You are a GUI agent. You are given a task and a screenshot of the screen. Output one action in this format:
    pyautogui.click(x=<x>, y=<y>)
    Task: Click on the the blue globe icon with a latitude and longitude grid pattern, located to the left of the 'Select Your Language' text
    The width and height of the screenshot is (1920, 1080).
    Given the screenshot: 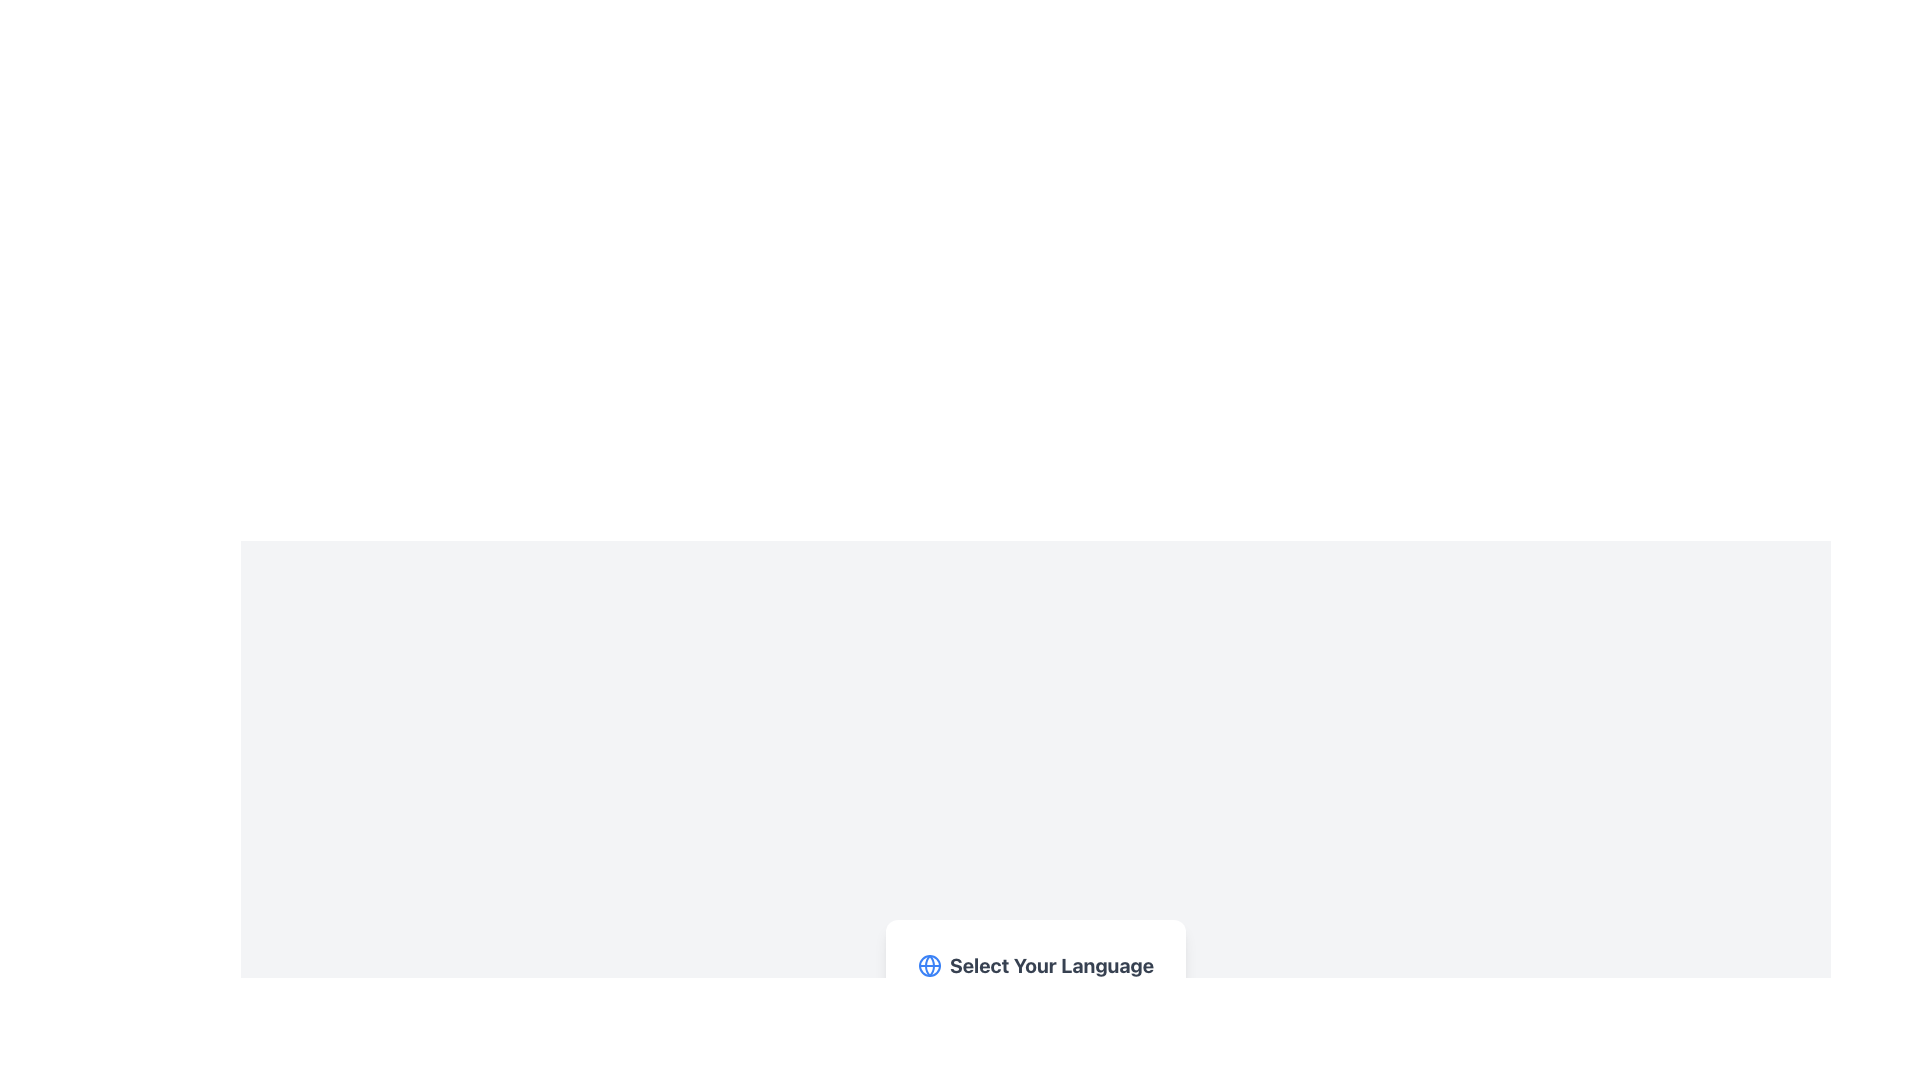 What is the action you would take?
    pyautogui.click(x=928, y=964)
    